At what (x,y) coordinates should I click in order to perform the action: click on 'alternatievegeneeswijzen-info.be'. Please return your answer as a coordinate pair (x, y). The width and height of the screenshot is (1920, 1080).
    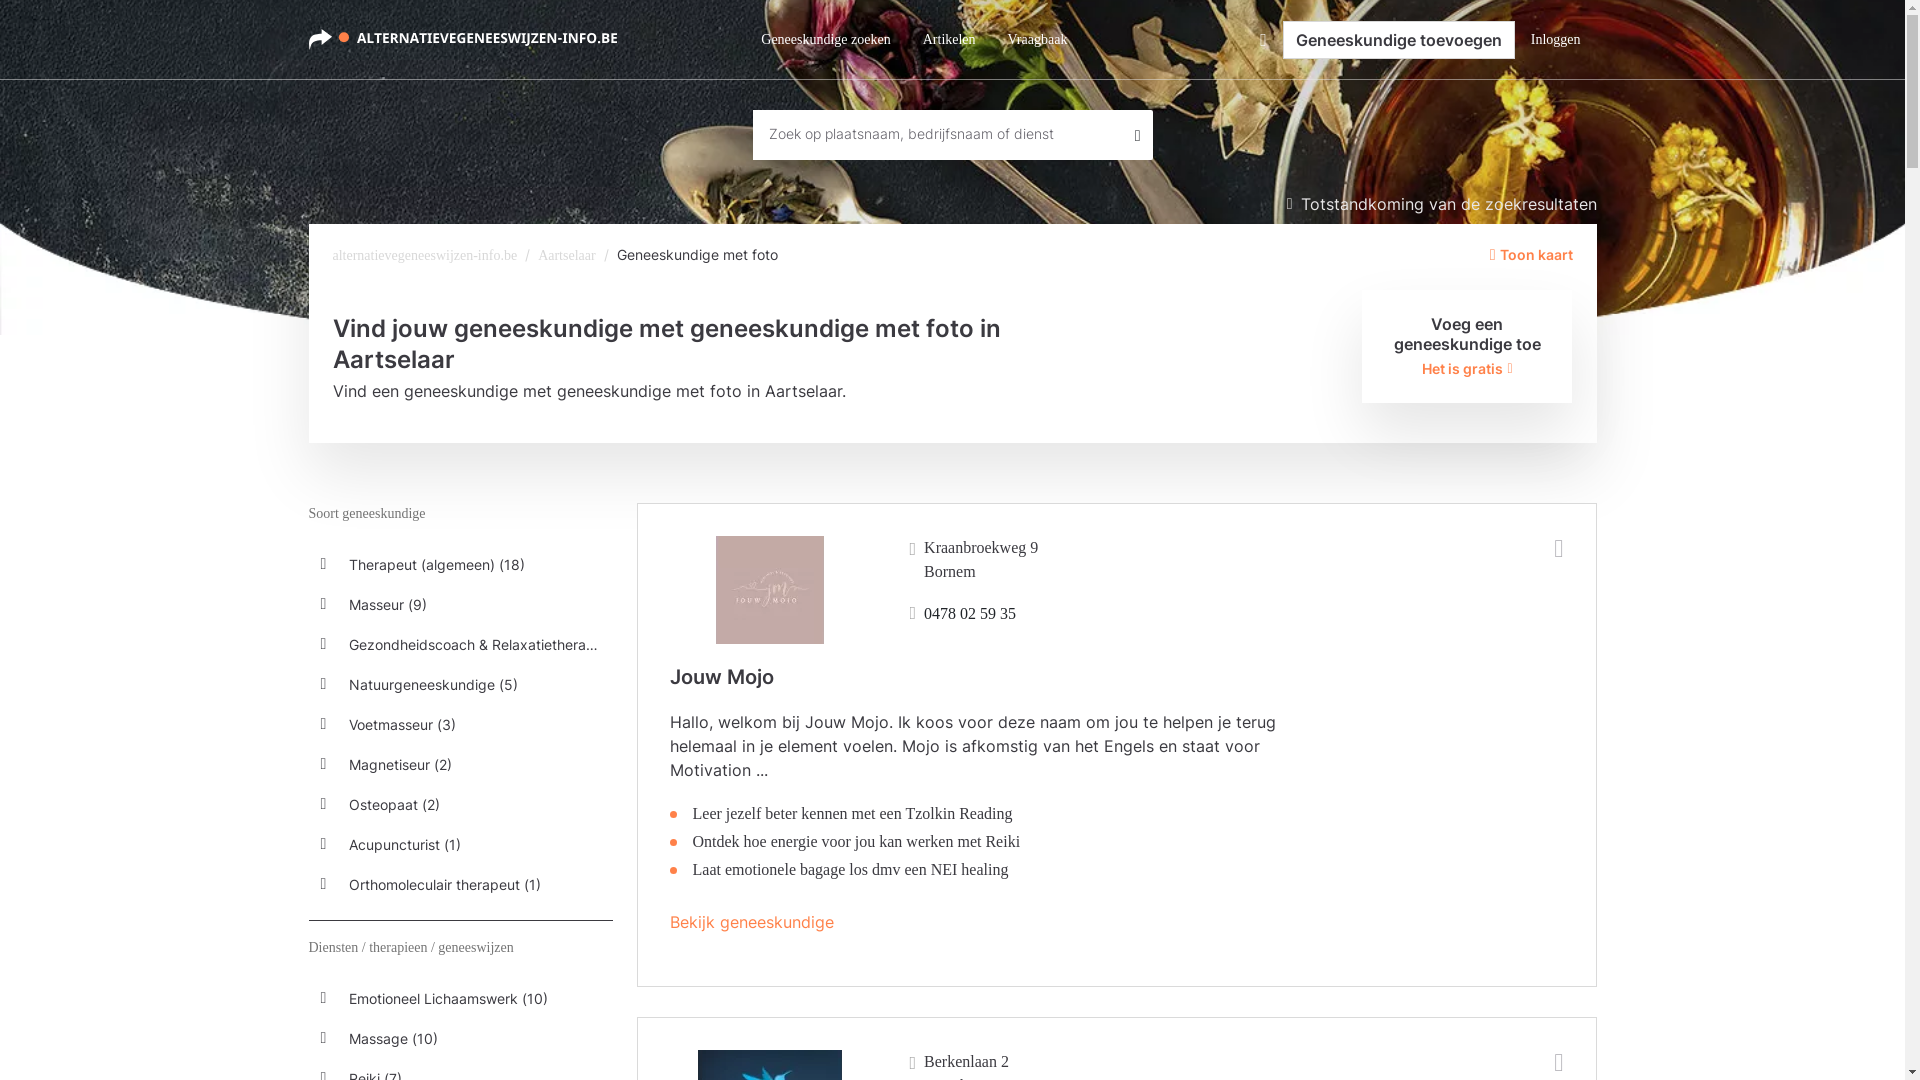
    Looking at the image, I should click on (423, 254).